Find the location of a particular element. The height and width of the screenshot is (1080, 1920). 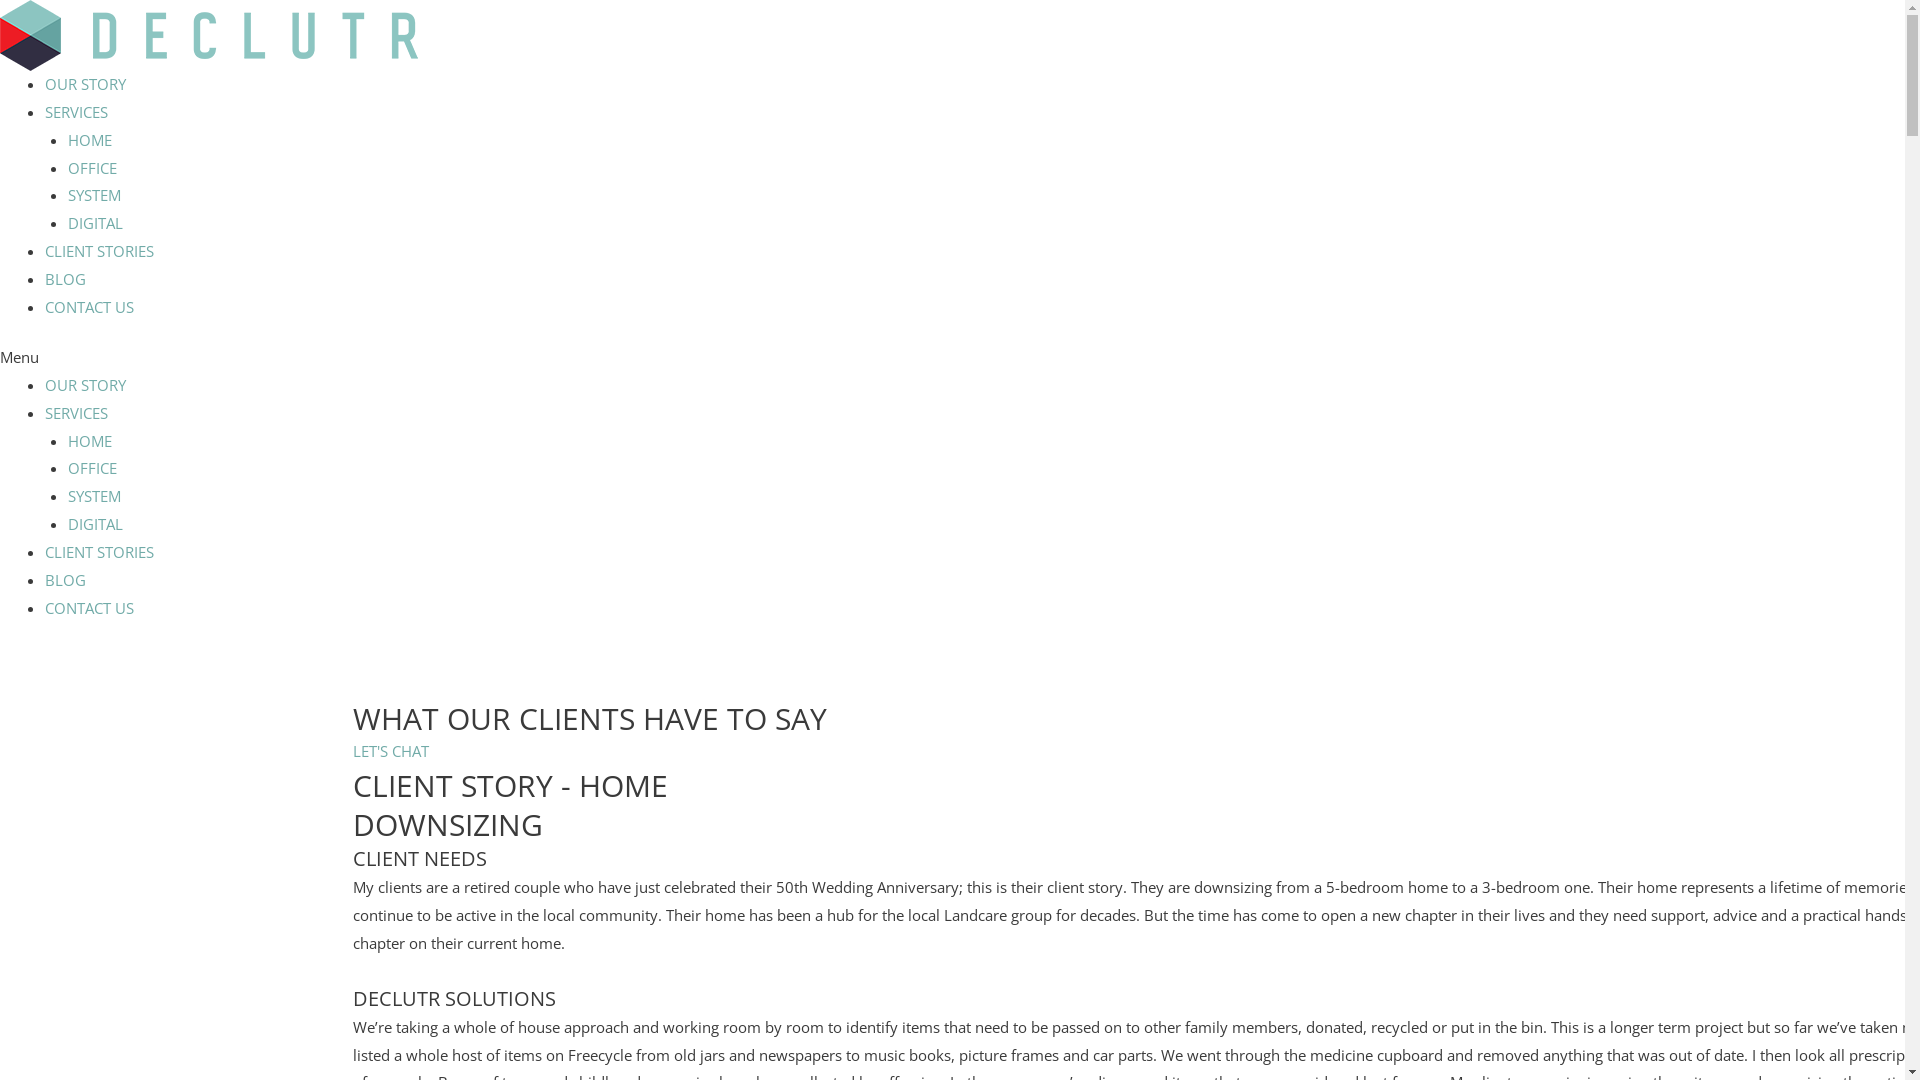

'OFFICE' is located at coordinates (91, 467).